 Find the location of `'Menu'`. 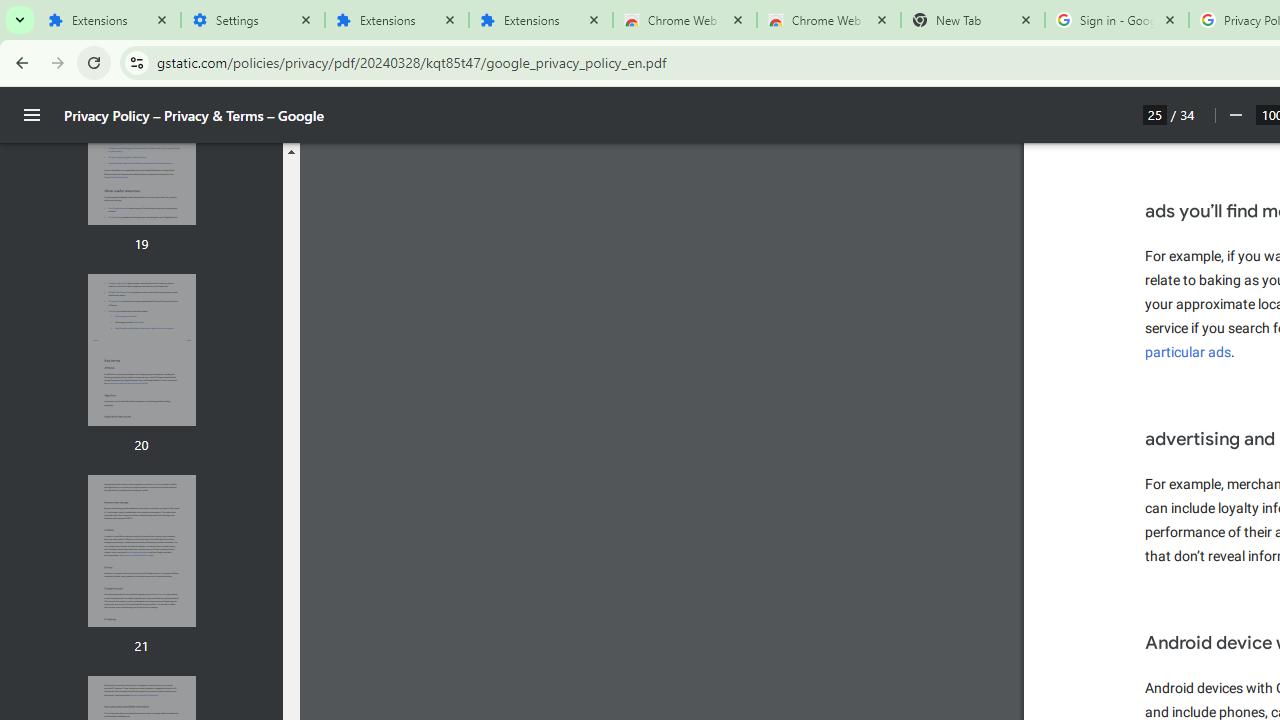

'Menu' is located at coordinates (32, 115).